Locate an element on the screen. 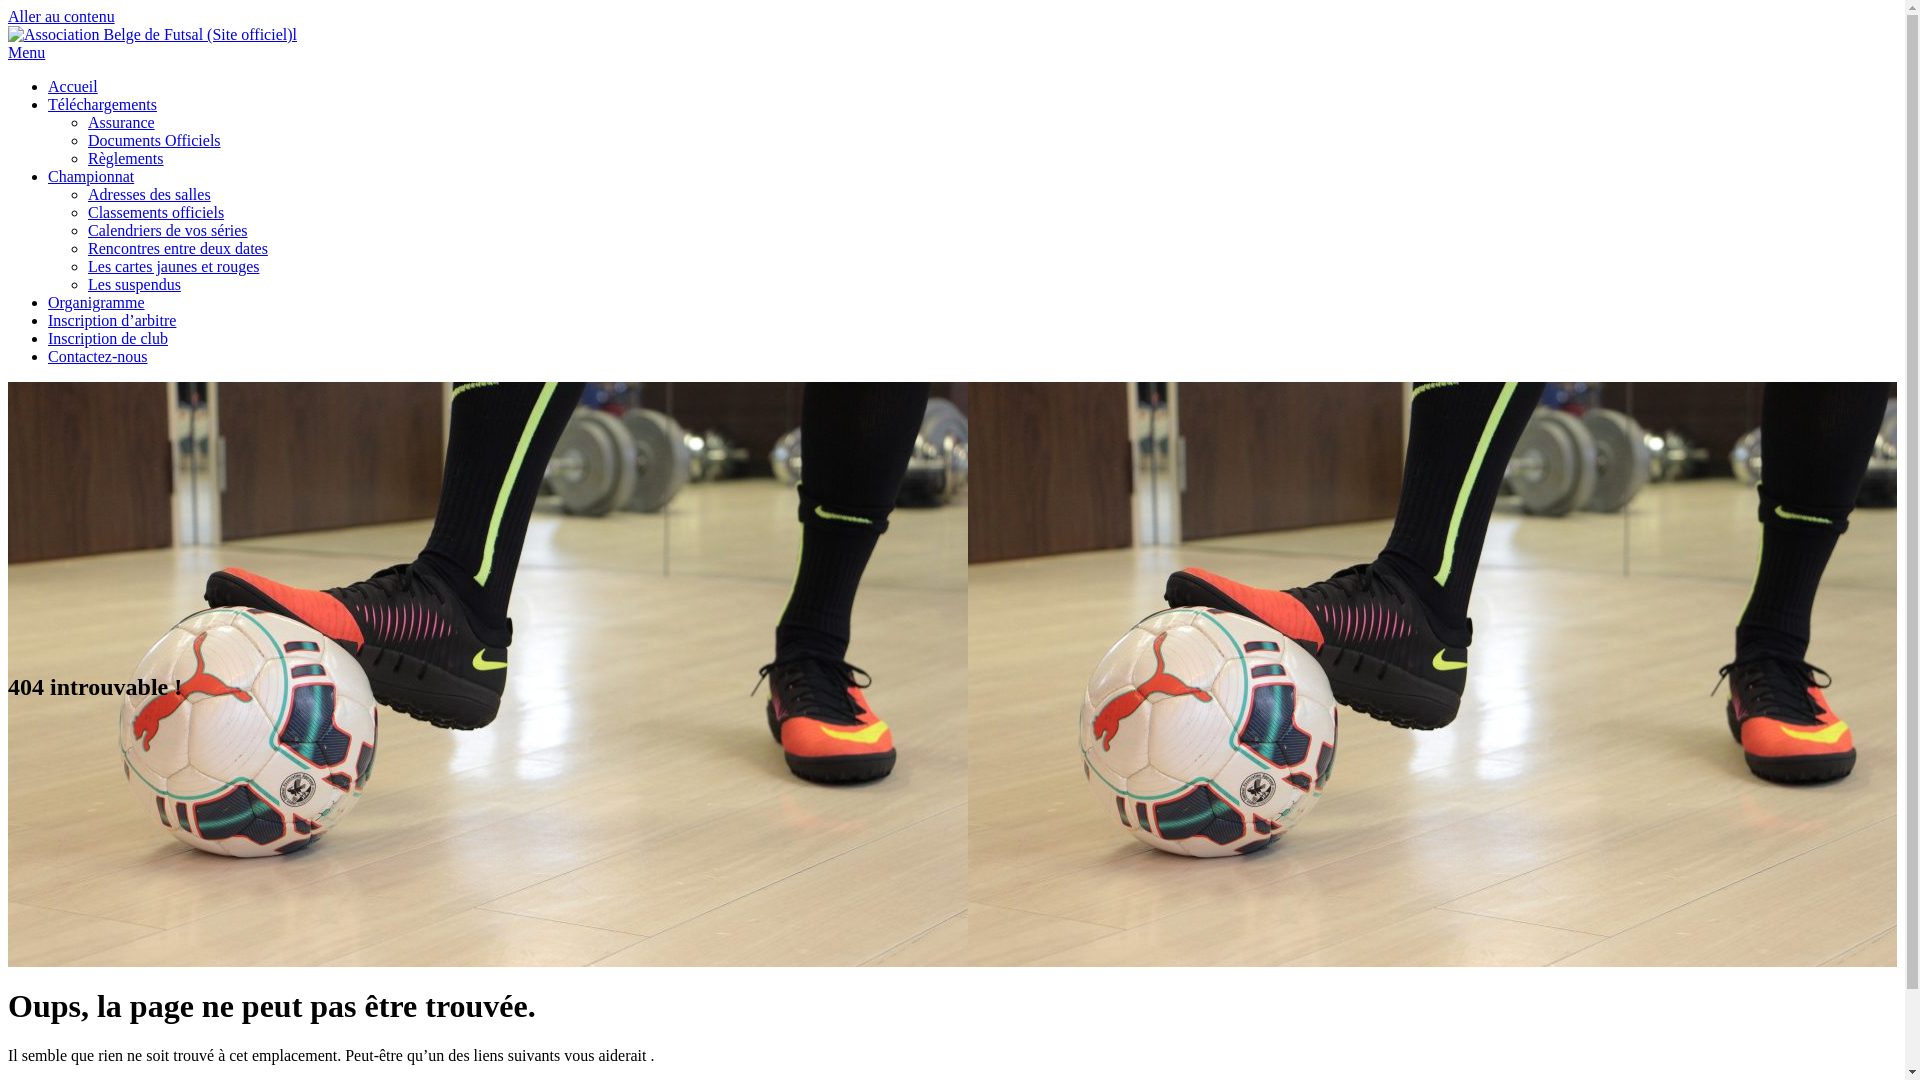 The height and width of the screenshot is (1080, 1920). 'Menu' is located at coordinates (26, 51).